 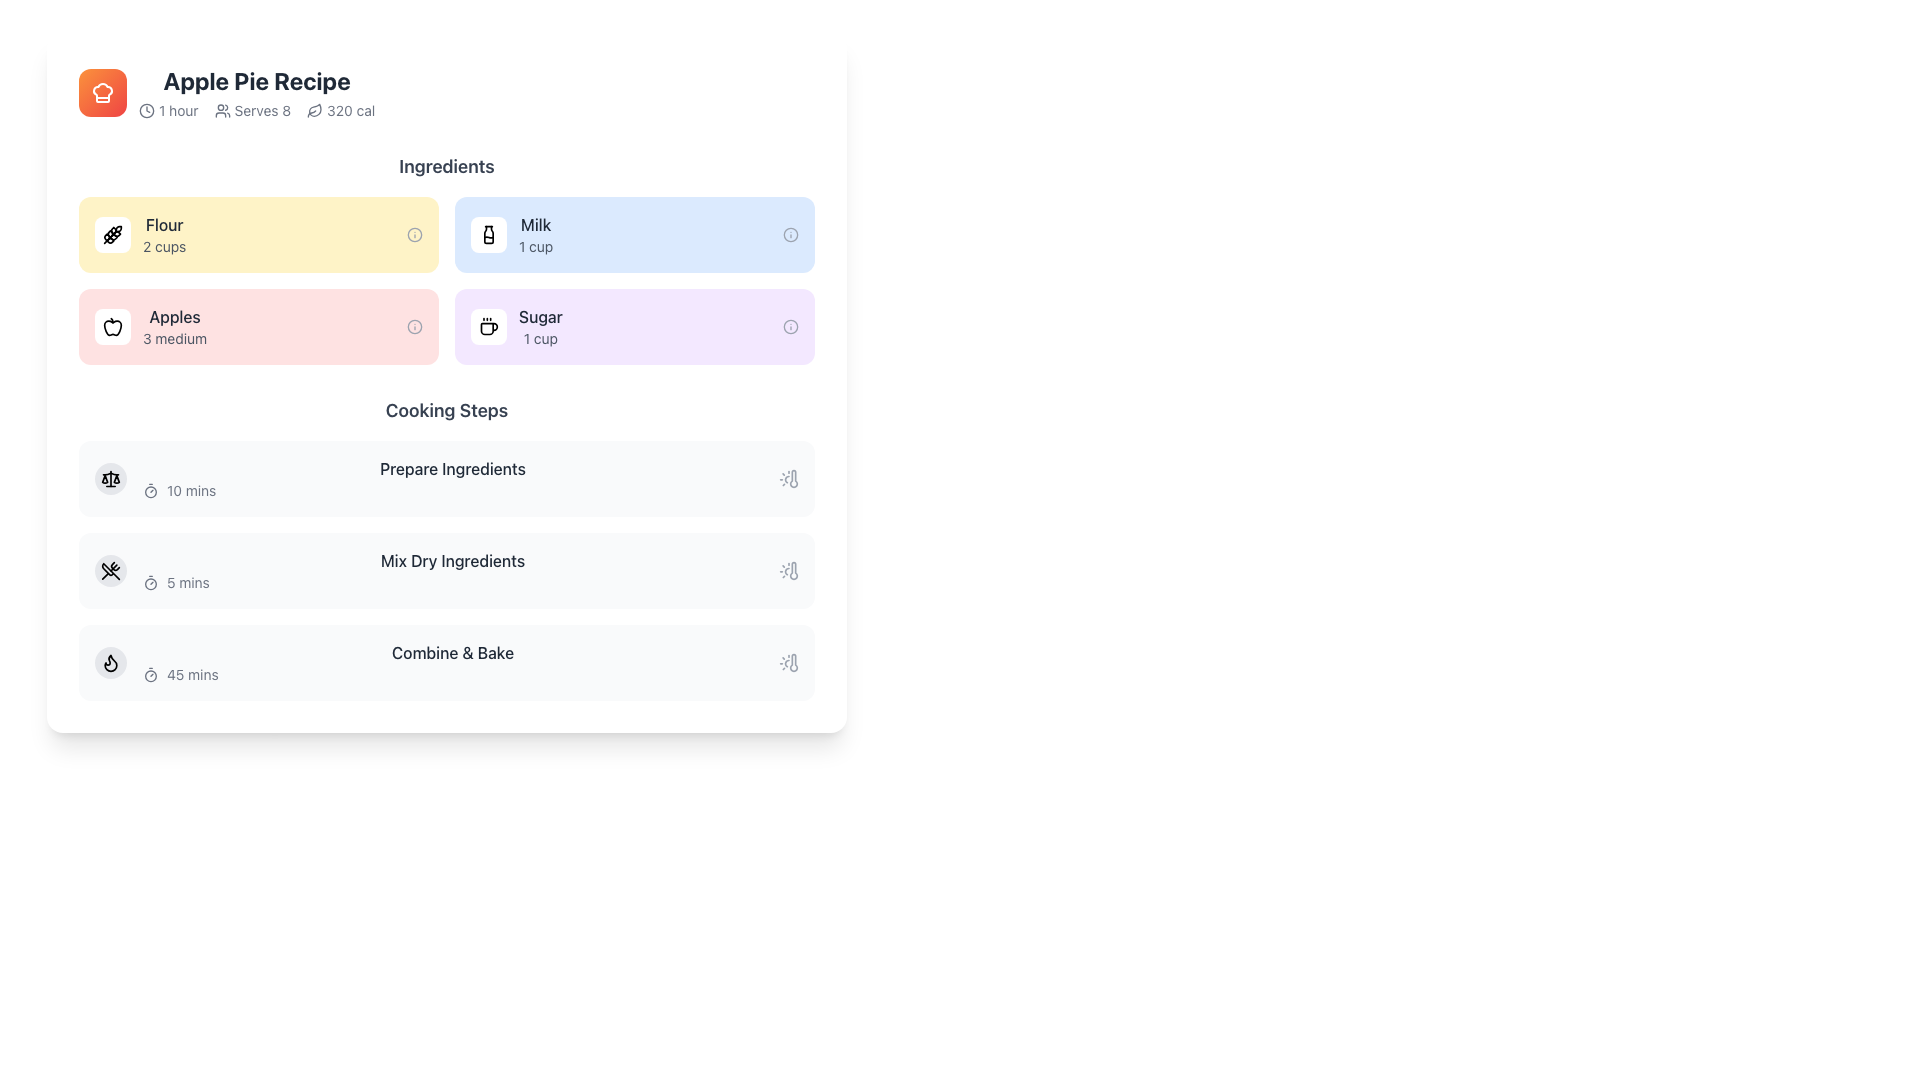 I want to click on the heat icon represented by an SVG located in the lower part of the interface within the 'Combine & Bake' section, so click(x=109, y=663).